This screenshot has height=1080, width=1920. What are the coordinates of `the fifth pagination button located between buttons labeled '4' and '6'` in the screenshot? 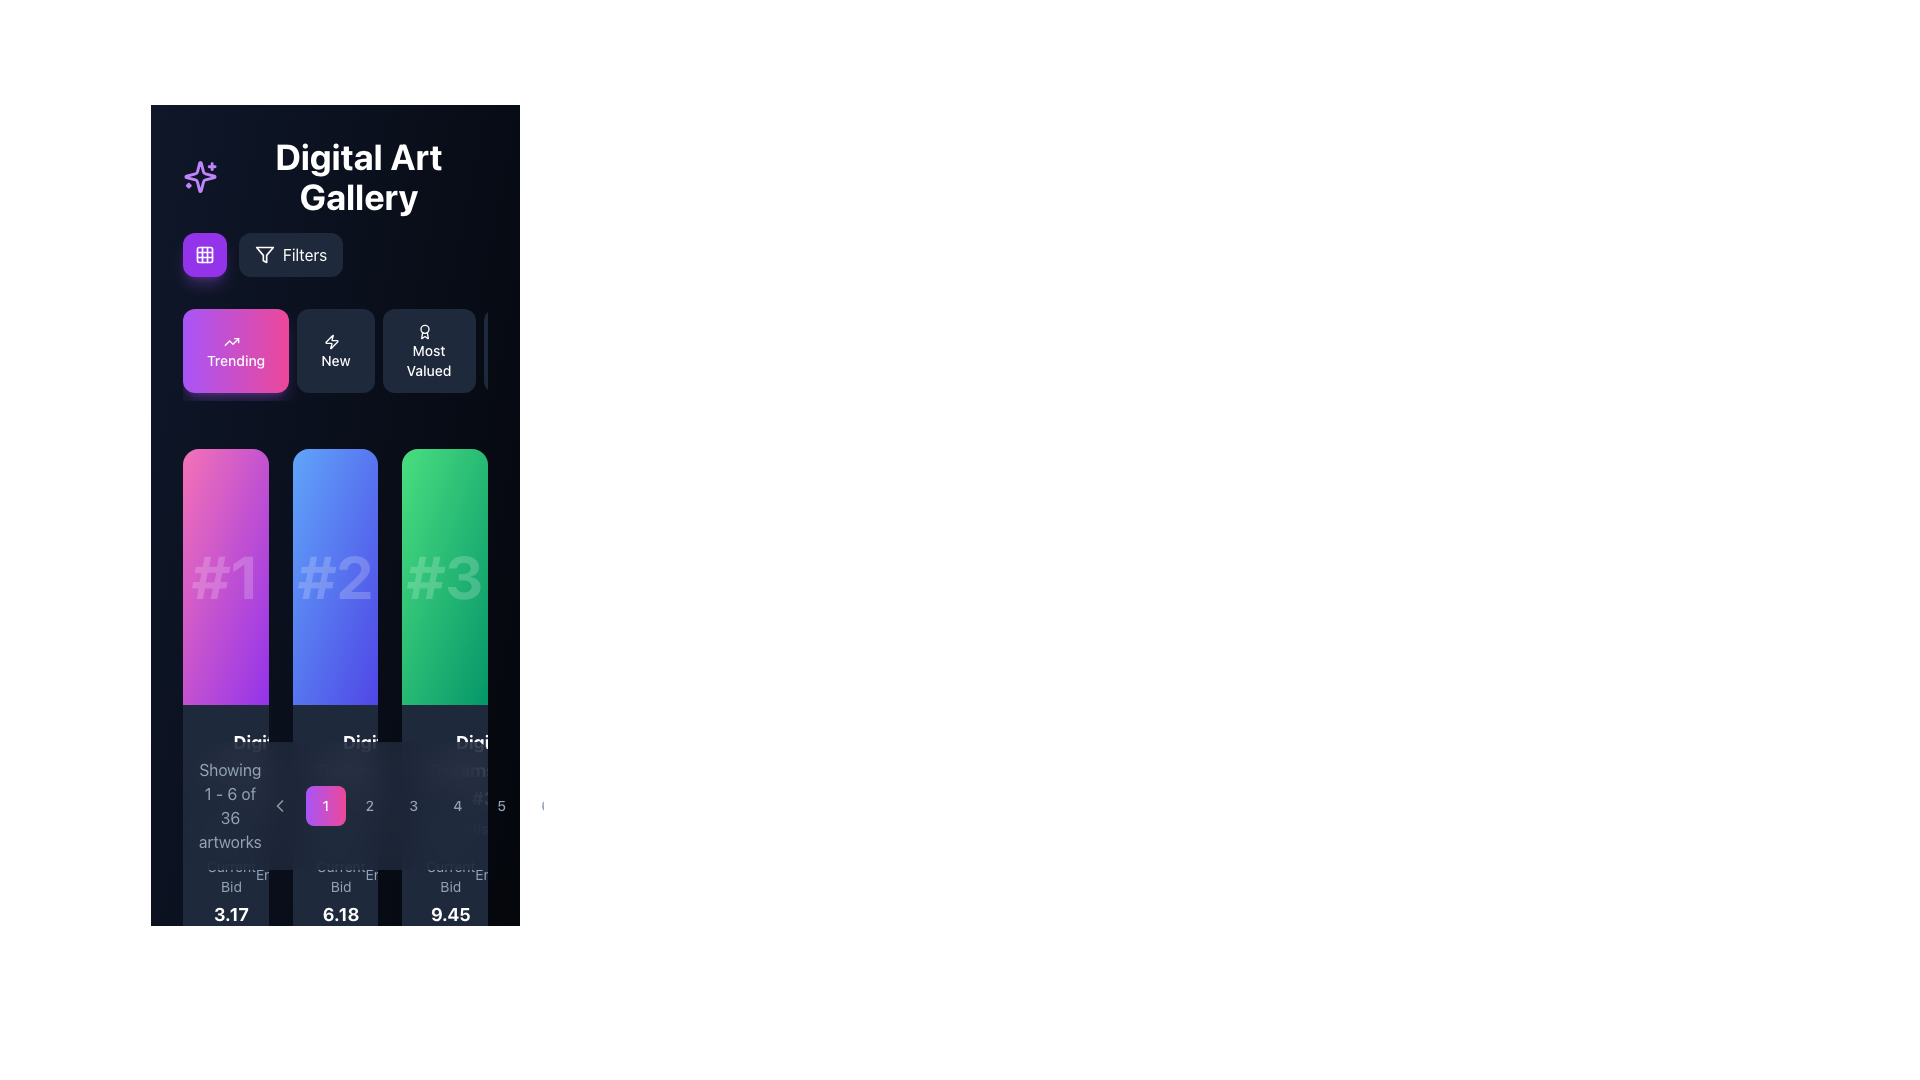 It's located at (501, 805).